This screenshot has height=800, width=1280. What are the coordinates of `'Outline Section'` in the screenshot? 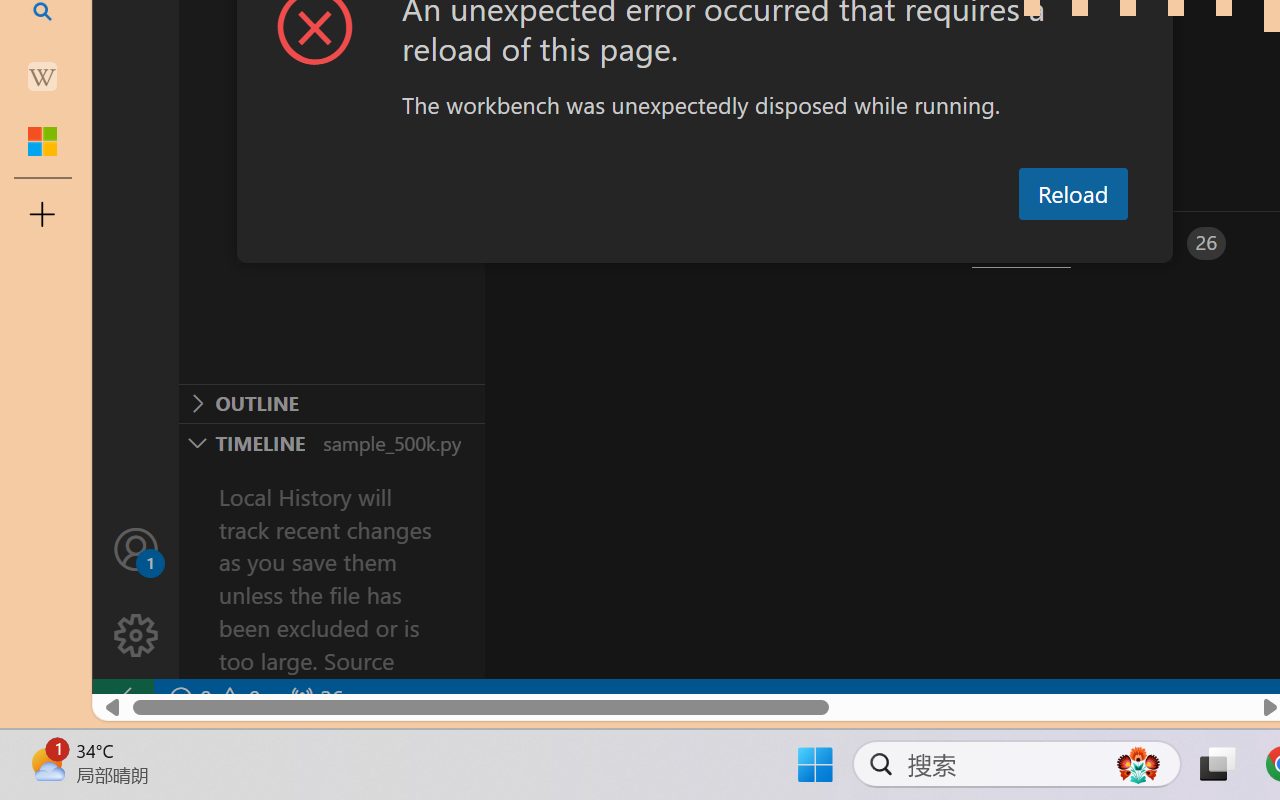 It's located at (331, 403).